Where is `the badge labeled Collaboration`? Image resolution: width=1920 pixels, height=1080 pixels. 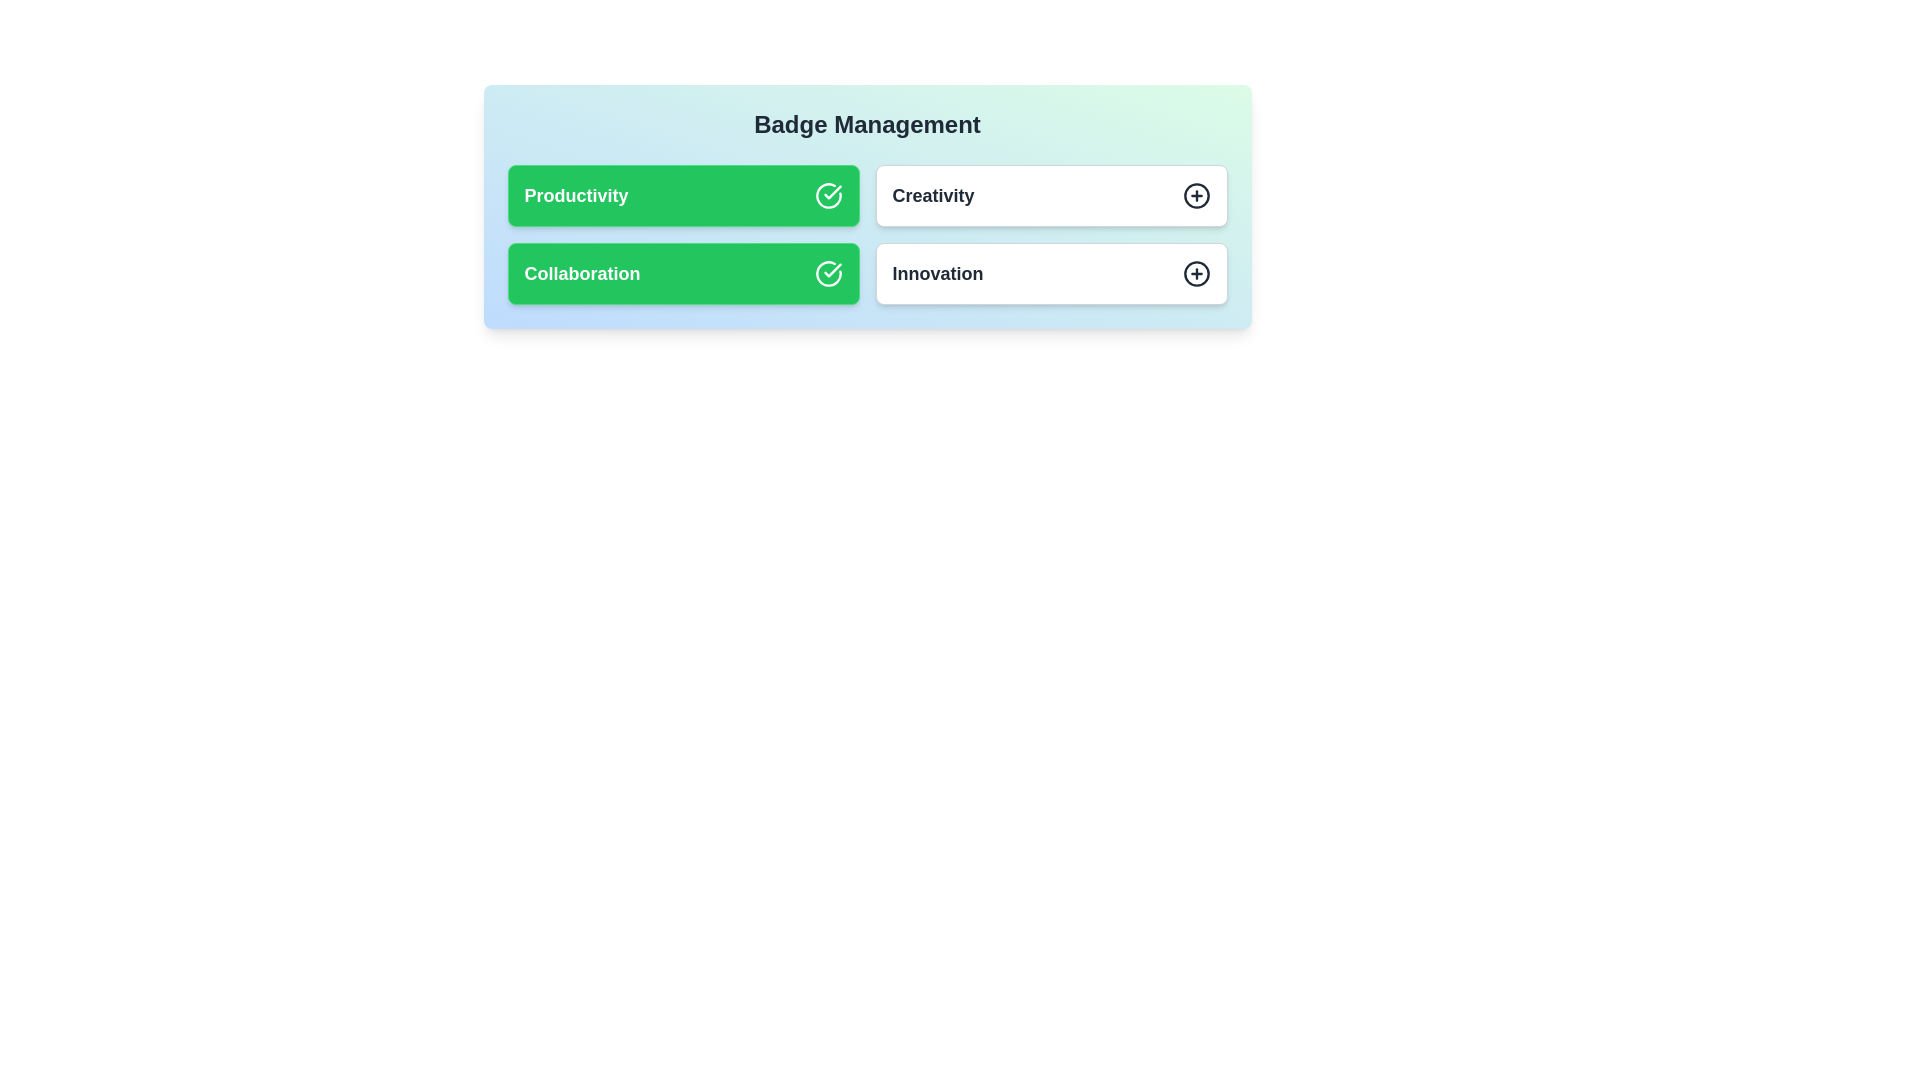 the badge labeled Collaboration is located at coordinates (683, 273).